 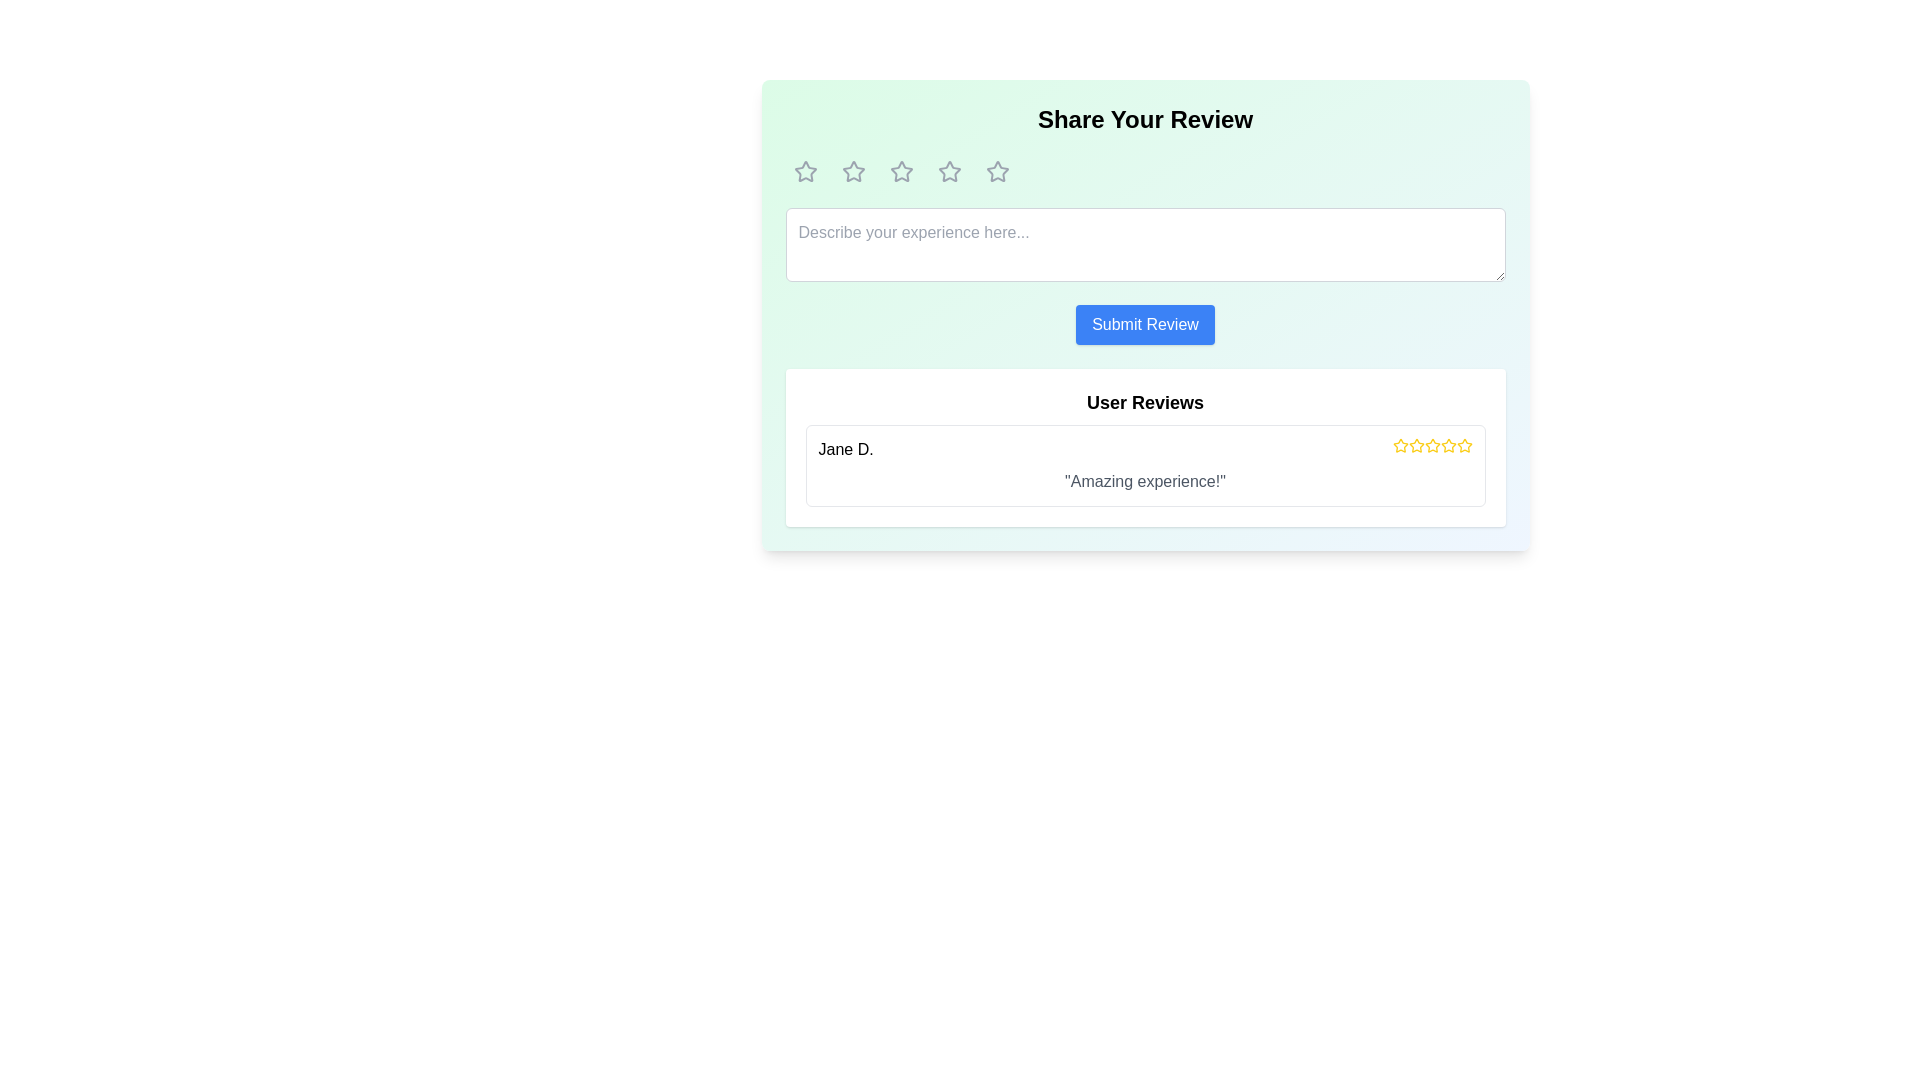 What do you see at coordinates (997, 171) in the screenshot?
I see `the 5th star icon in the horizontal series of rating stars` at bounding box center [997, 171].